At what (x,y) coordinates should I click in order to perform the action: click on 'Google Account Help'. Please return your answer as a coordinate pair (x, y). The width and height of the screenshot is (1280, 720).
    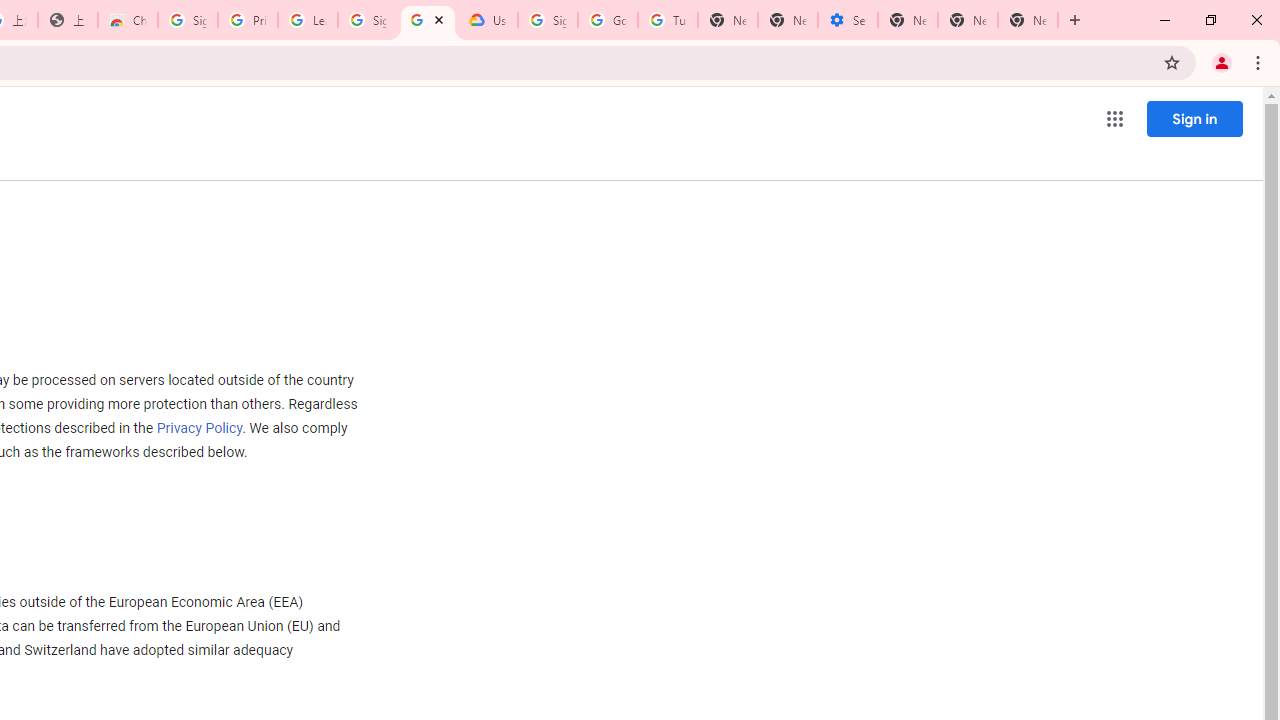
    Looking at the image, I should click on (607, 20).